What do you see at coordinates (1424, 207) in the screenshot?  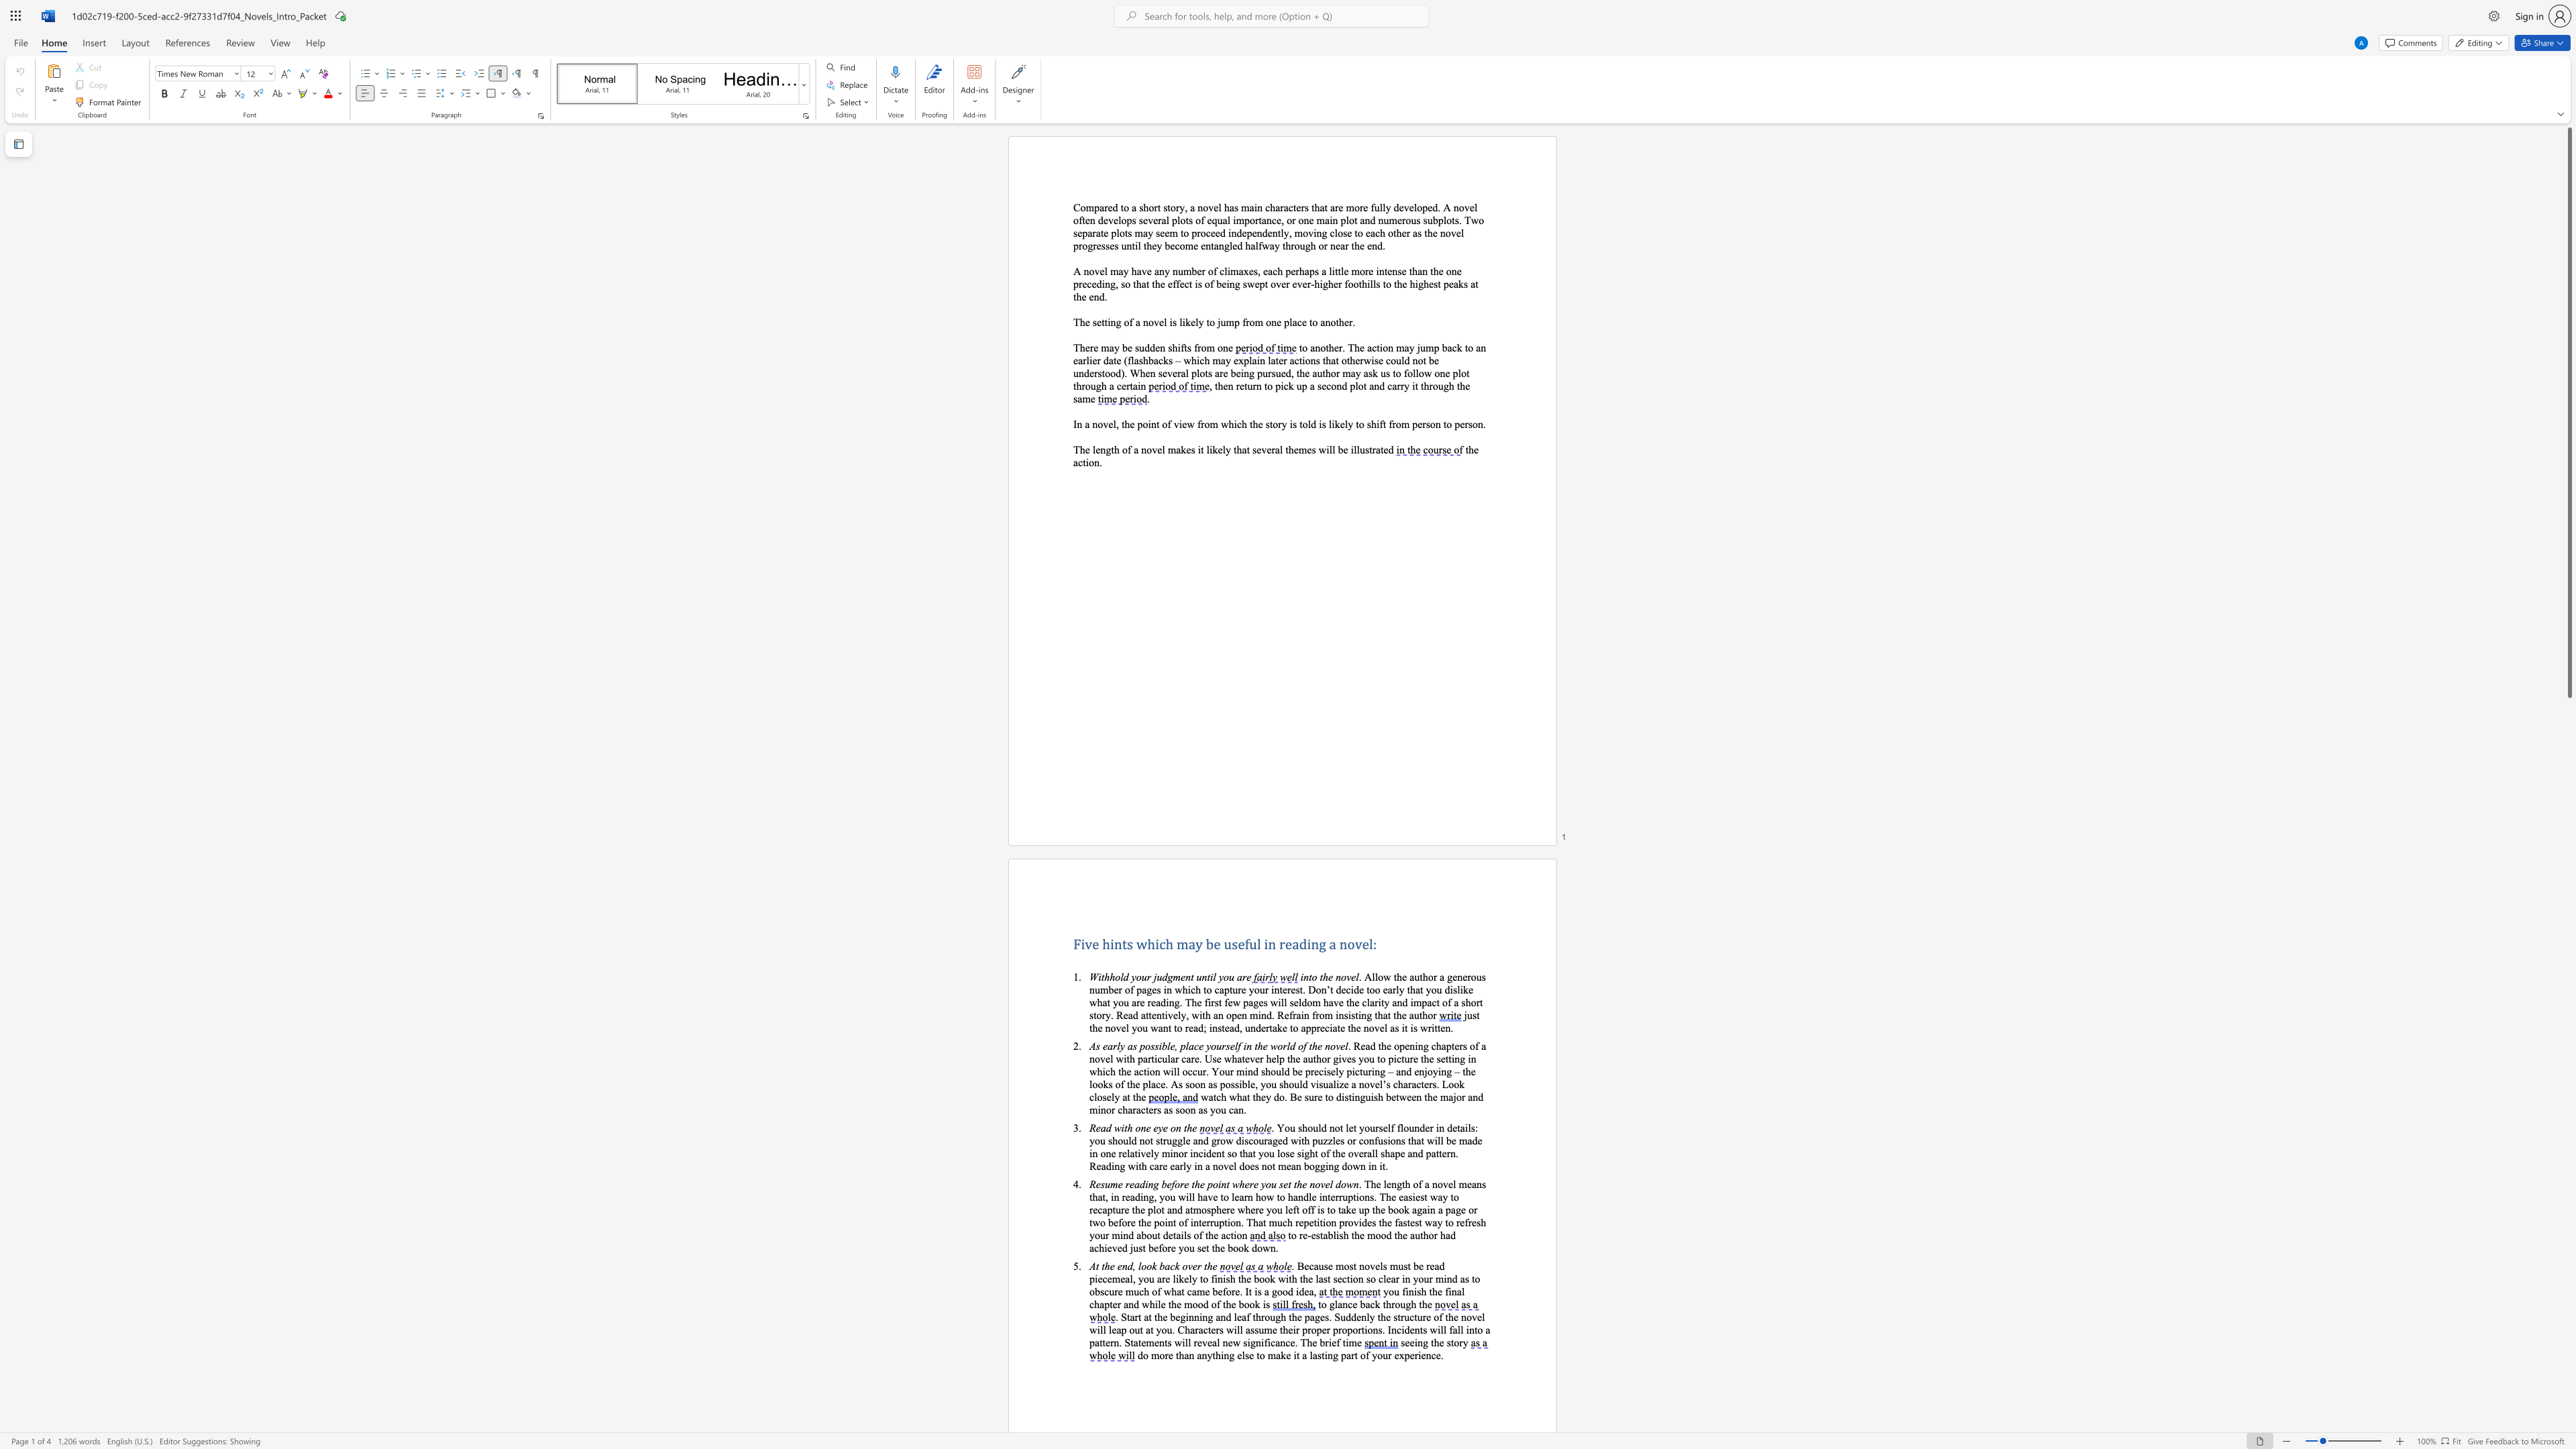 I see `the 2th character "p" in the text` at bounding box center [1424, 207].